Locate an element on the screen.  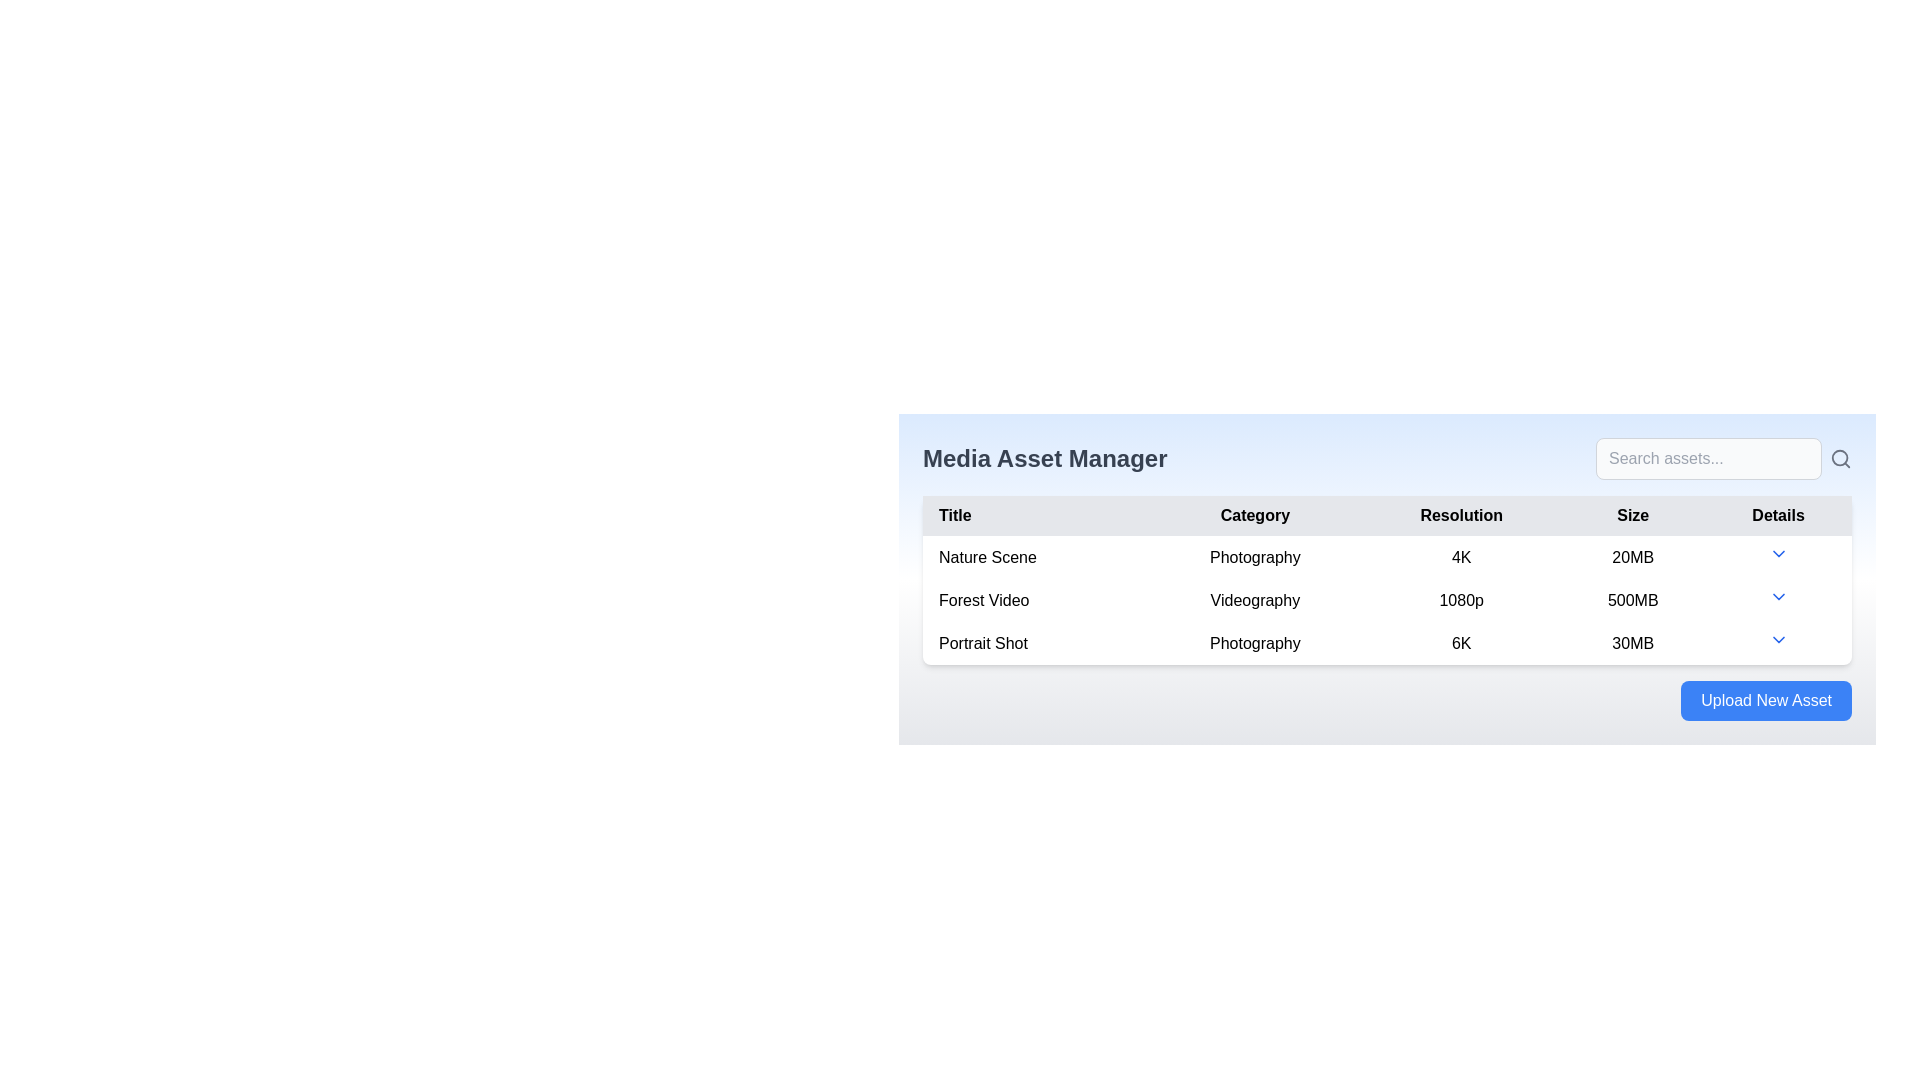
the informational text element that indicates the size of a media asset in megabytes (MB), located in the fourth column of the first row of the table, to the right of '4K' and to the left of an empty field with a blue-colored interactive icon is located at coordinates (1633, 557).